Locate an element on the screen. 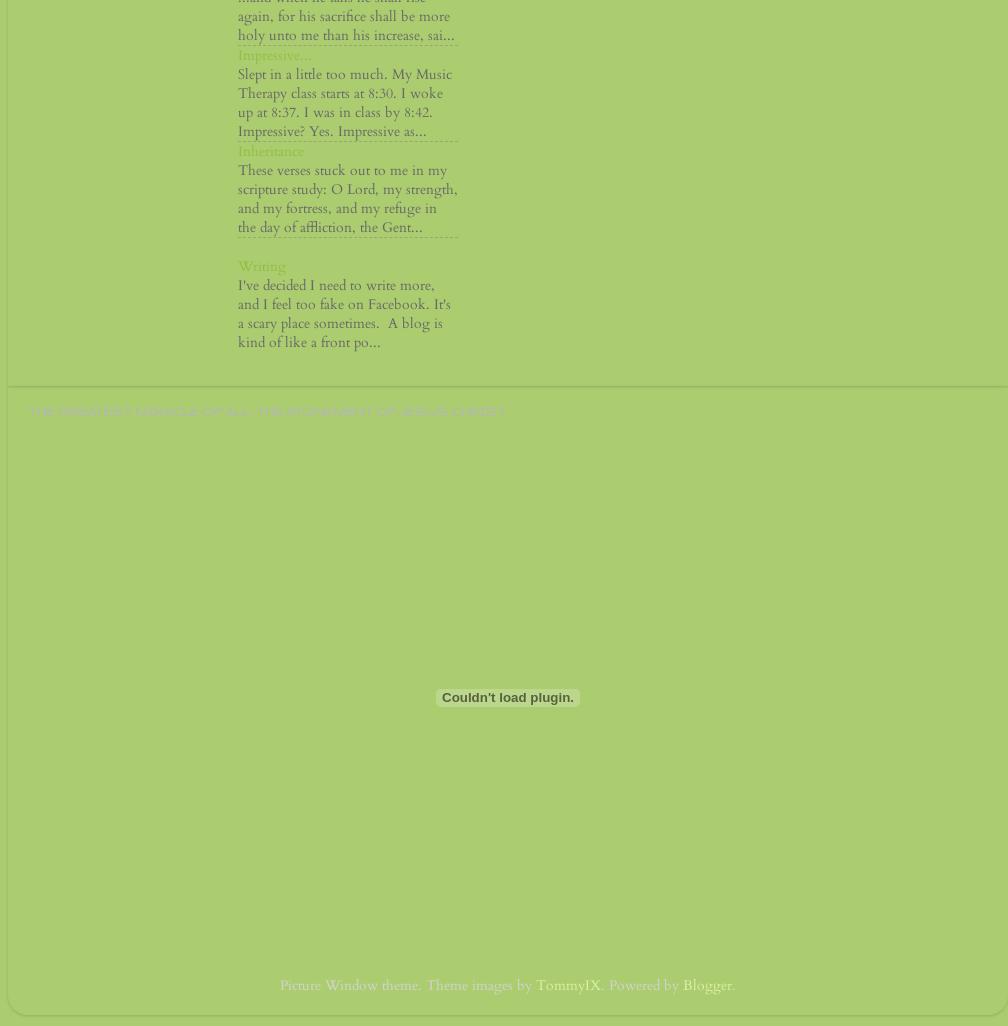  'Inheritance' is located at coordinates (270, 151).